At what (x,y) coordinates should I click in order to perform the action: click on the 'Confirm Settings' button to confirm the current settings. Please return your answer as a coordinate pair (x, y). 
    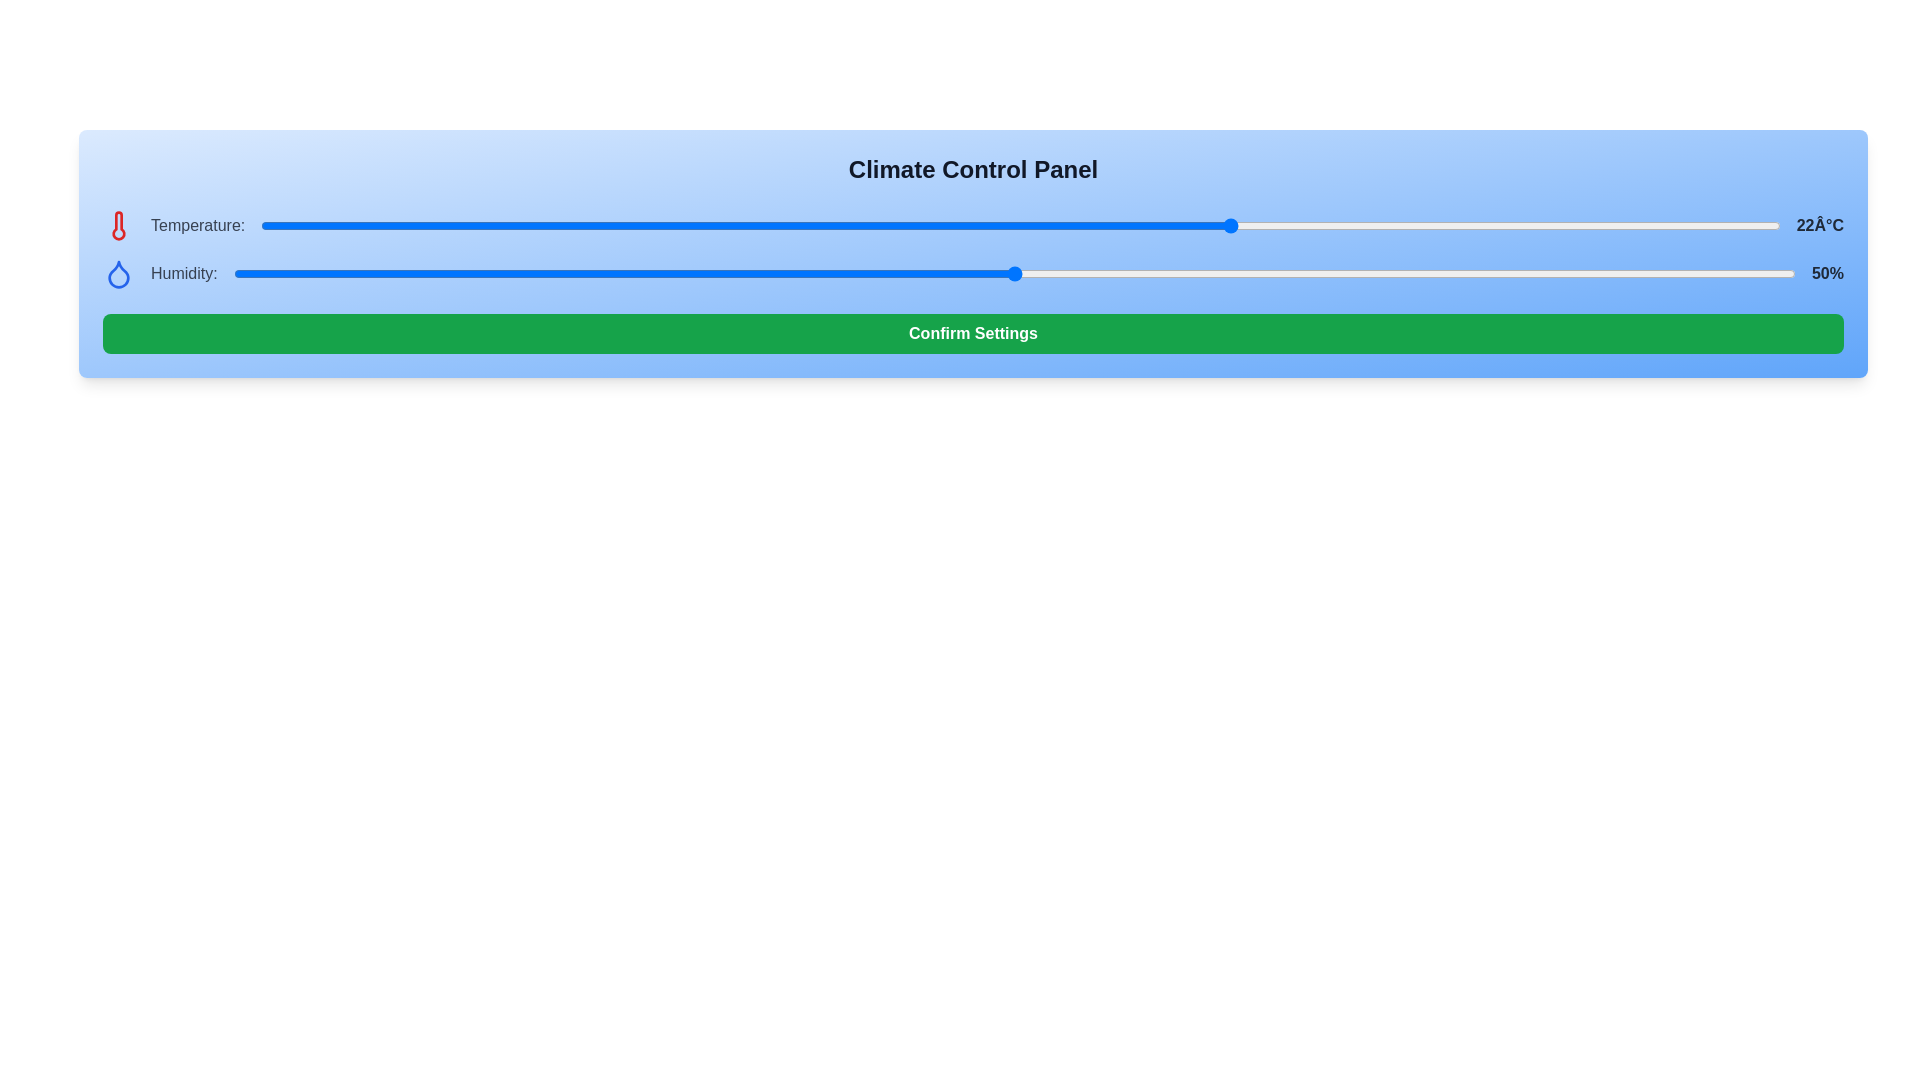
    Looking at the image, I should click on (973, 333).